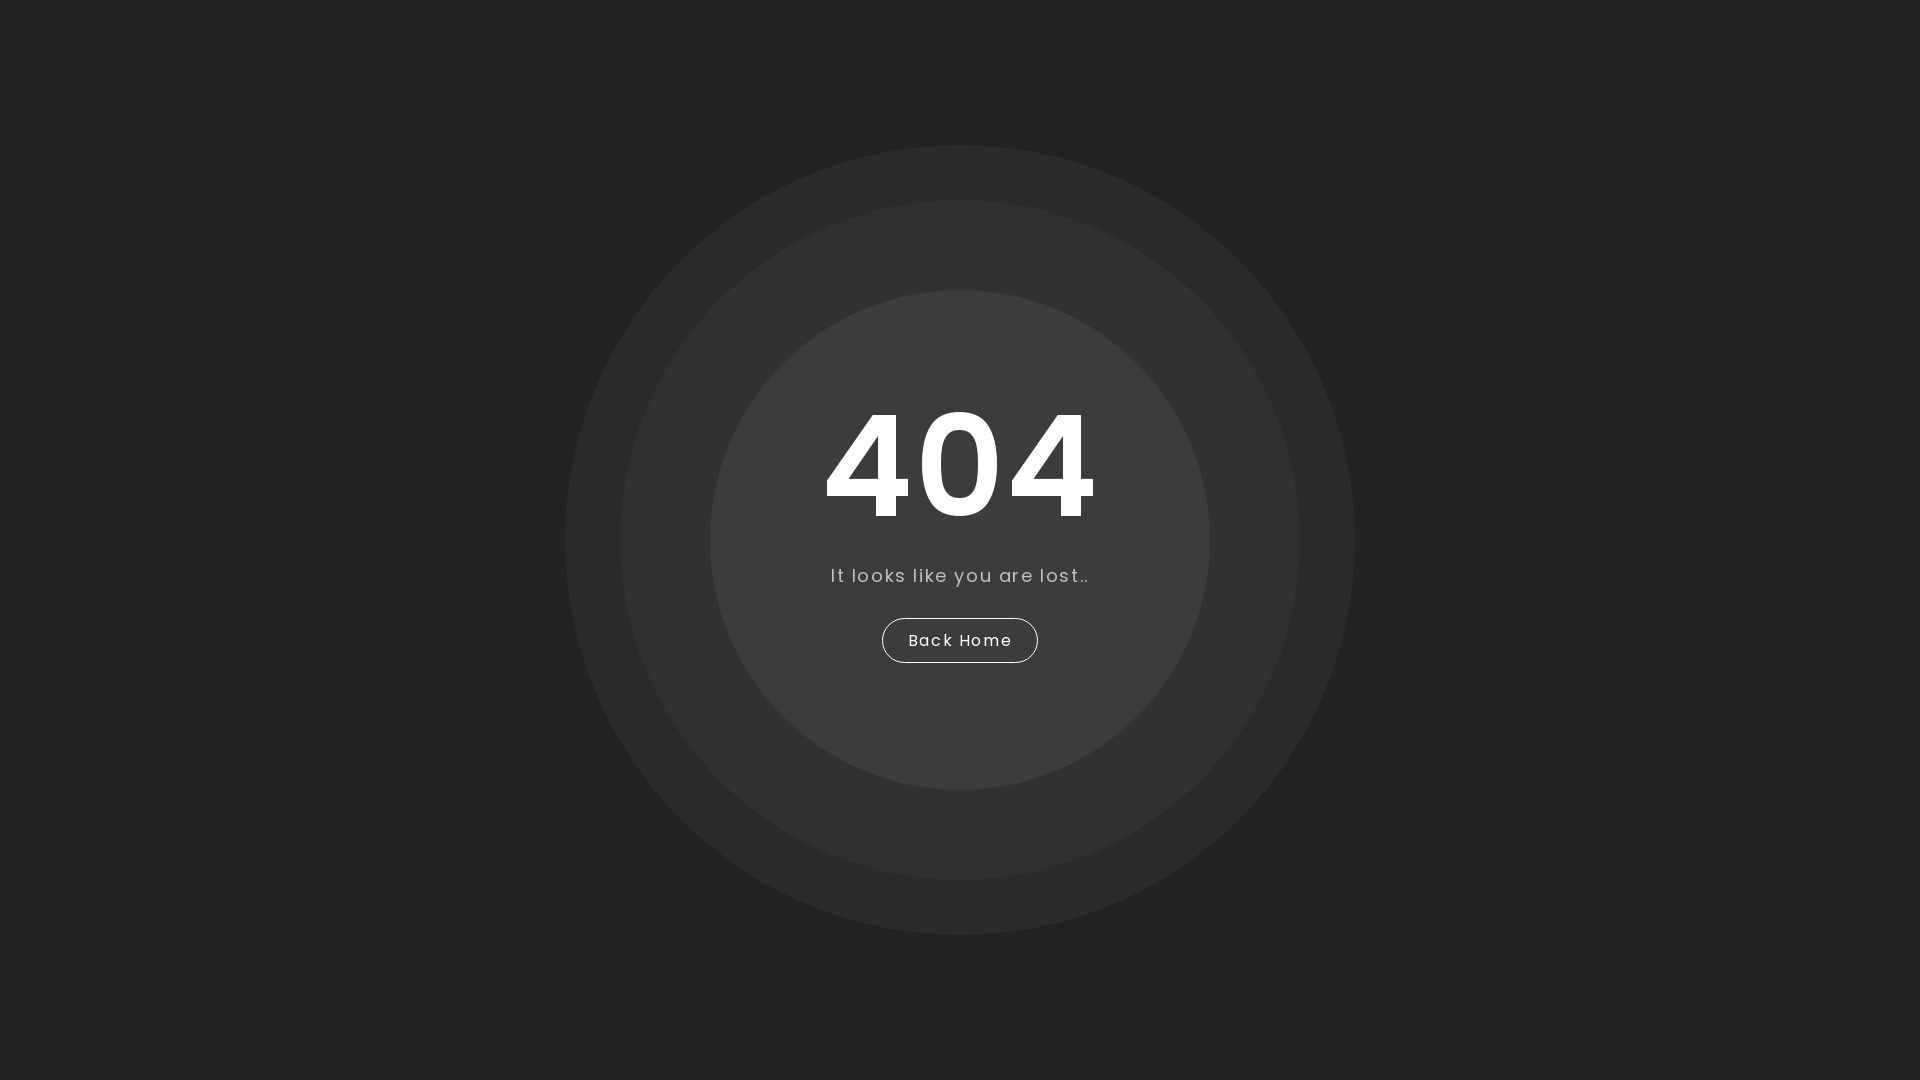 This screenshot has width=1920, height=1080. Describe the element at coordinates (960, 640) in the screenshot. I see `'Back Home'` at that location.